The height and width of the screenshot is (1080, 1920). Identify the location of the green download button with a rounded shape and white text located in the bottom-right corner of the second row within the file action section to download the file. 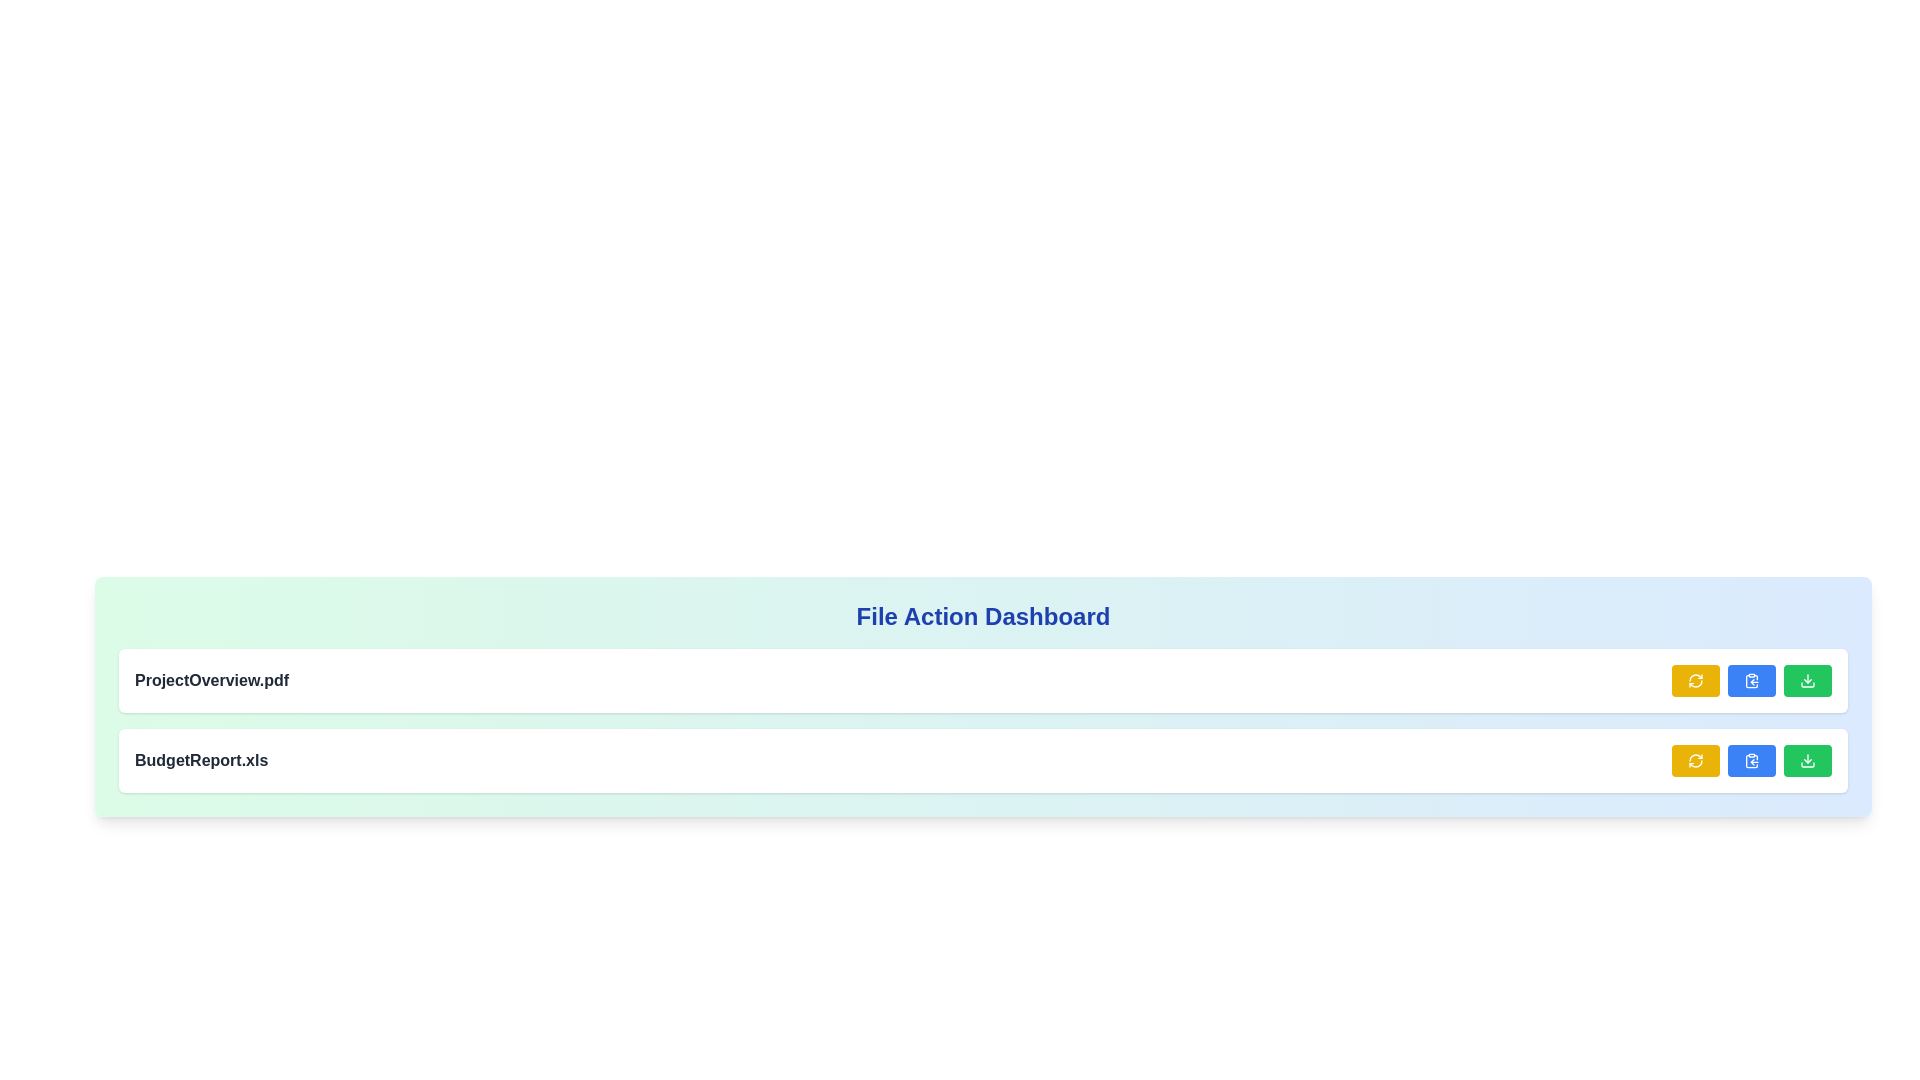
(1808, 760).